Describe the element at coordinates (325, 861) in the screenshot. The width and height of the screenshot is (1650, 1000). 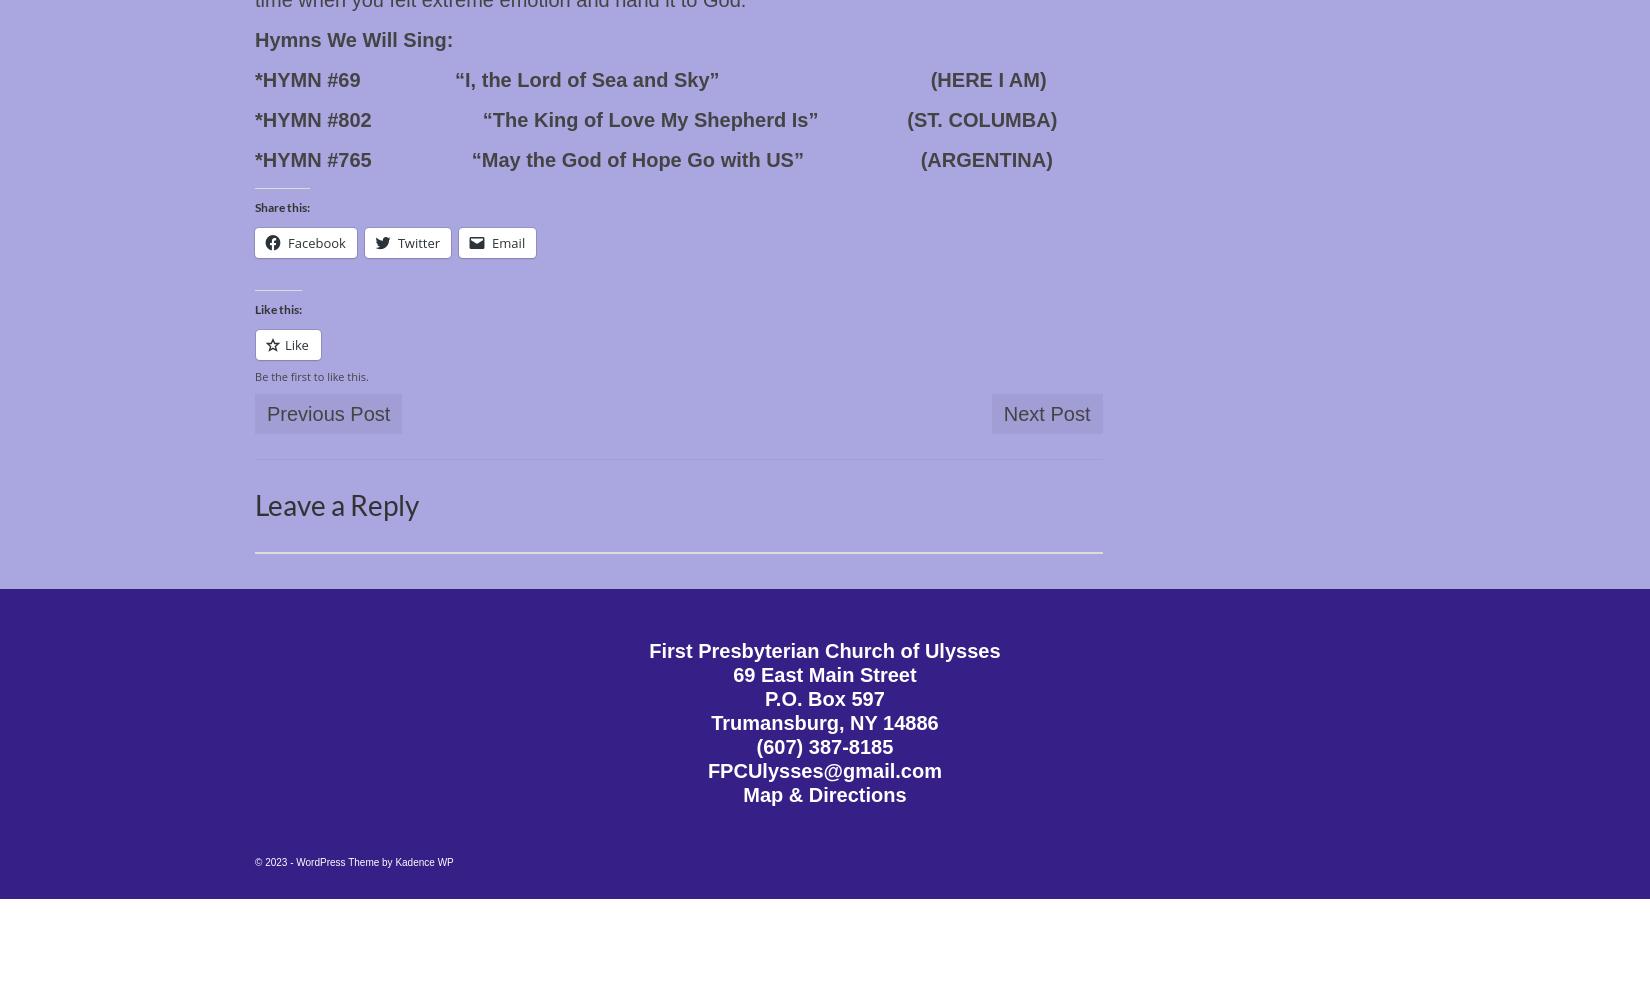
I see `'© 2023                        - WordPress Theme by'` at that location.